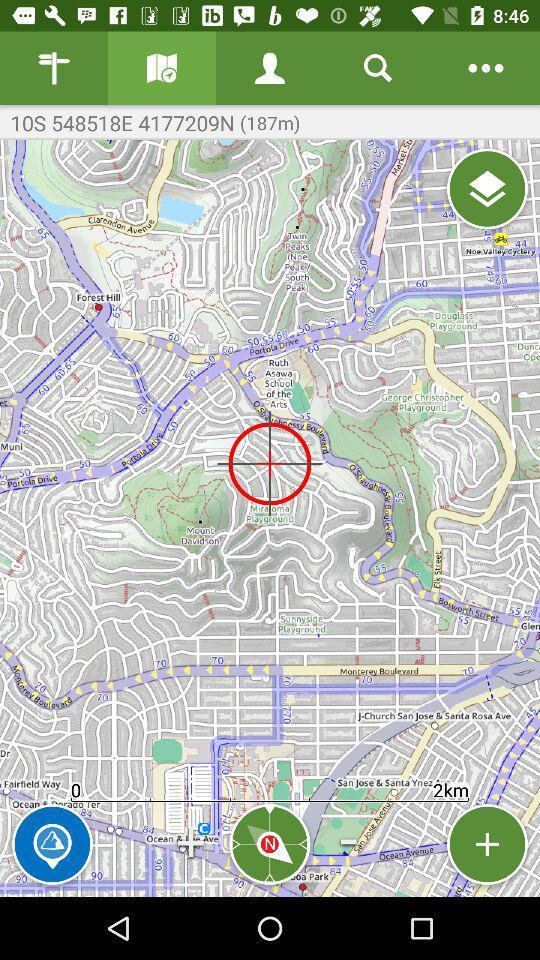  Describe the element at coordinates (486, 189) in the screenshot. I see `go the location` at that location.